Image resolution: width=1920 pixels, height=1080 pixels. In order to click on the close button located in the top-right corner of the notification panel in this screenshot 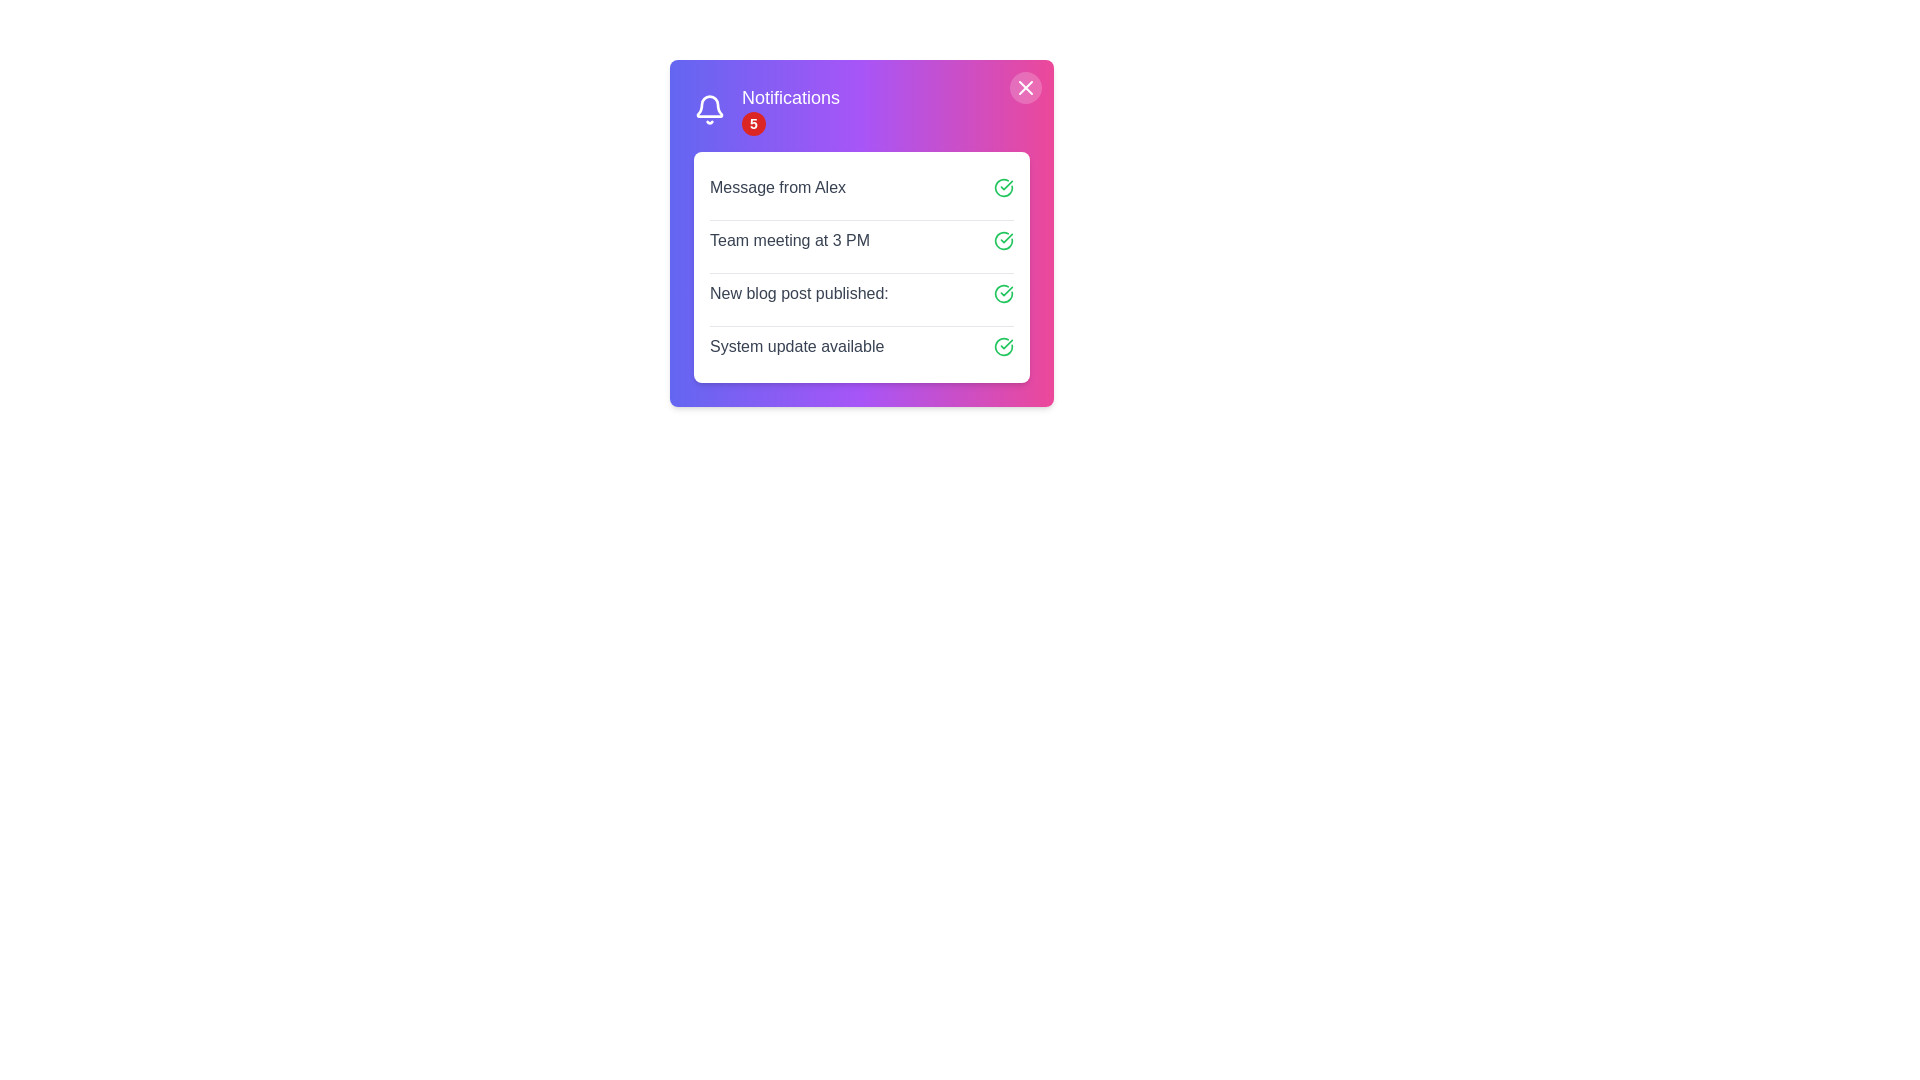, I will do `click(1026, 88)`.